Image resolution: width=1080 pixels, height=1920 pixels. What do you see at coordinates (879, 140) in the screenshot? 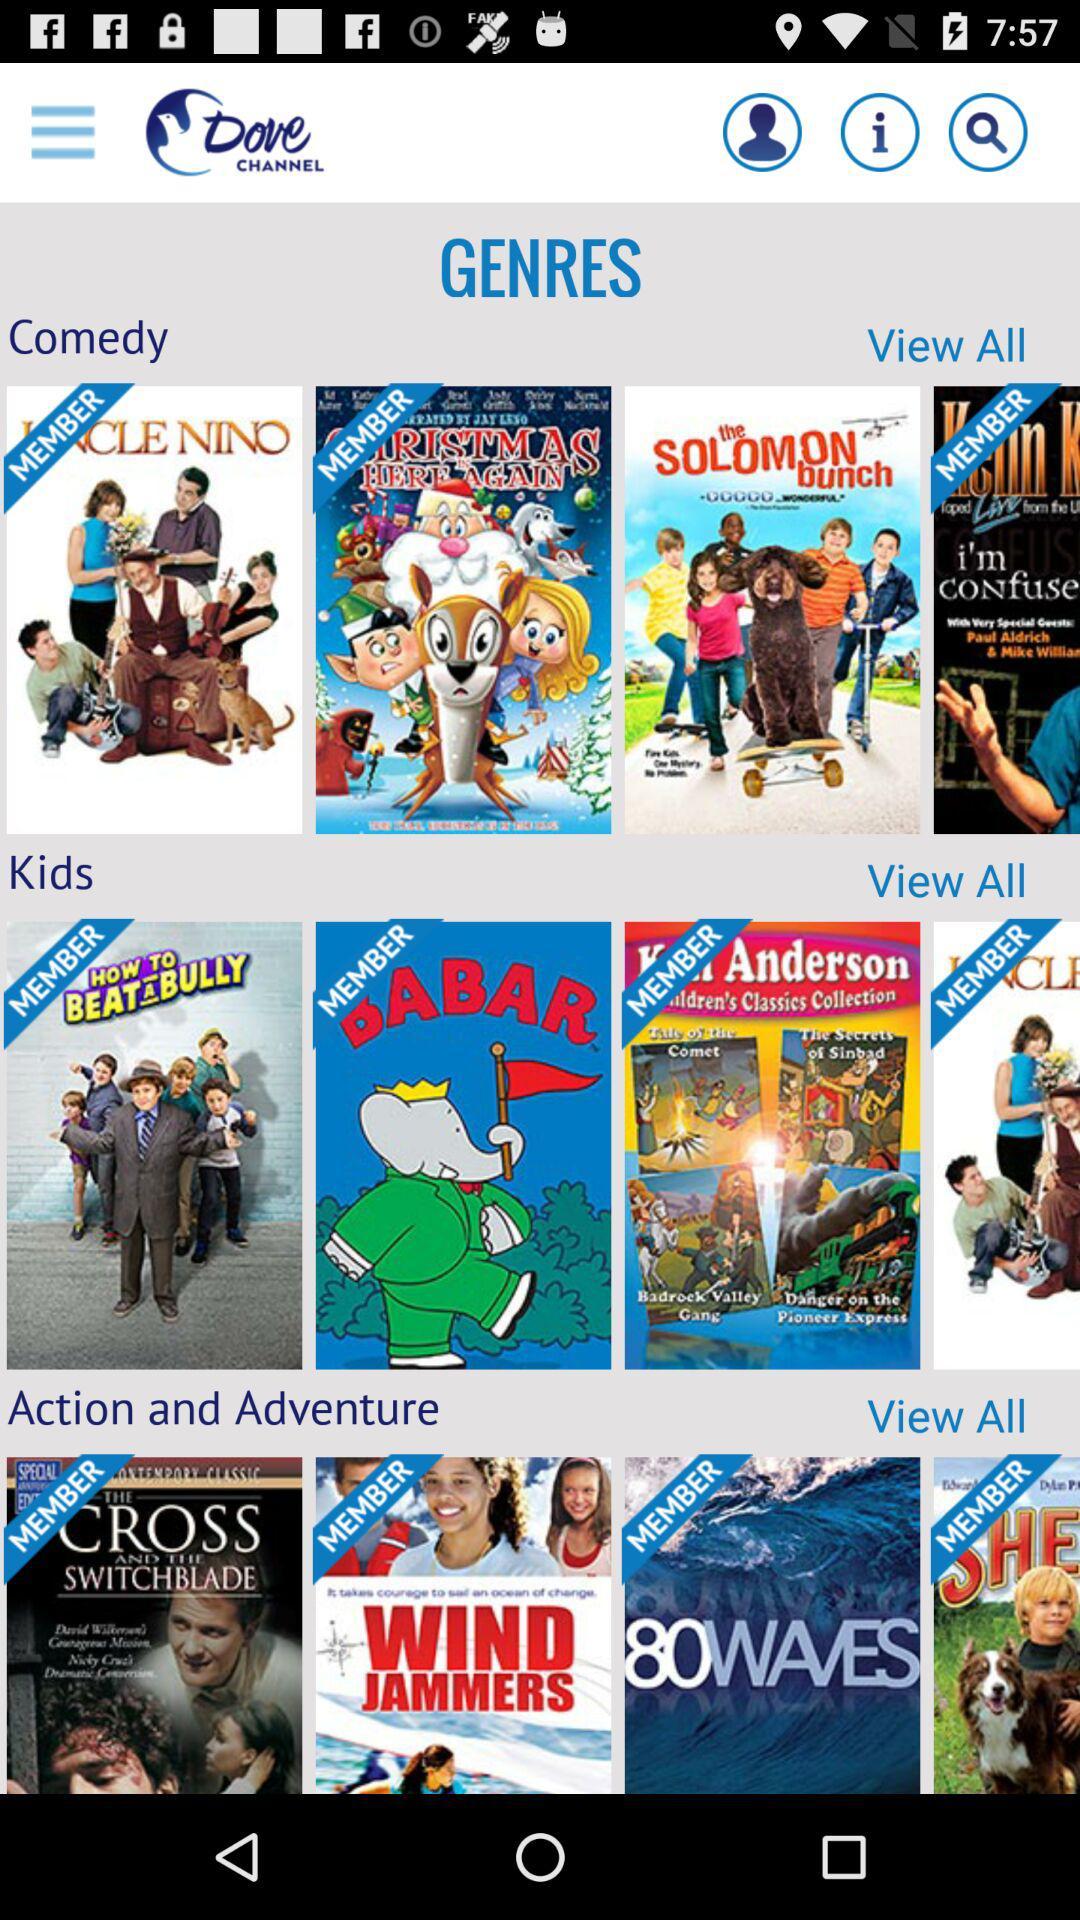
I see `the info icon` at bounding box center [879, 140].